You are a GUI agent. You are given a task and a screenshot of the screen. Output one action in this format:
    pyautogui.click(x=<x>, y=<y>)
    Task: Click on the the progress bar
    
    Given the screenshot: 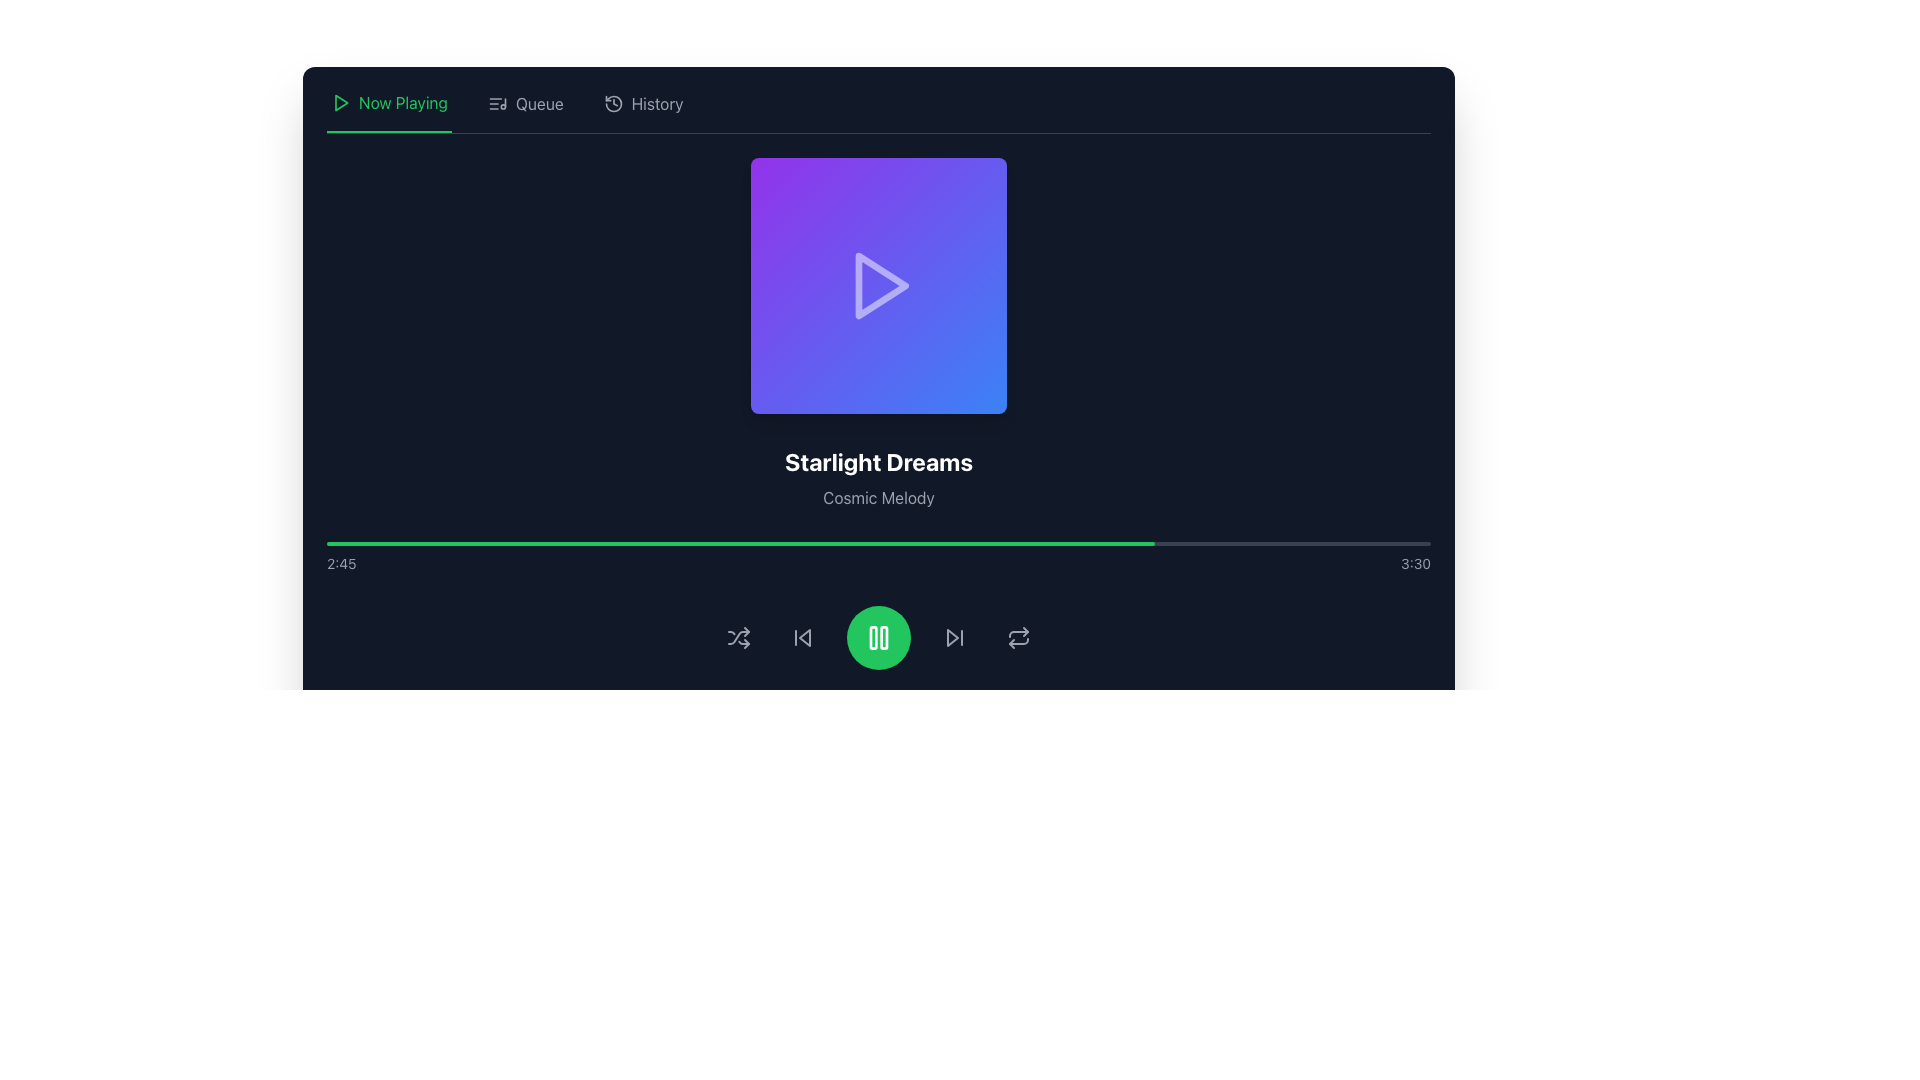 What is the action you would take?
    pyautogui.click(x=1143, y=543)
    